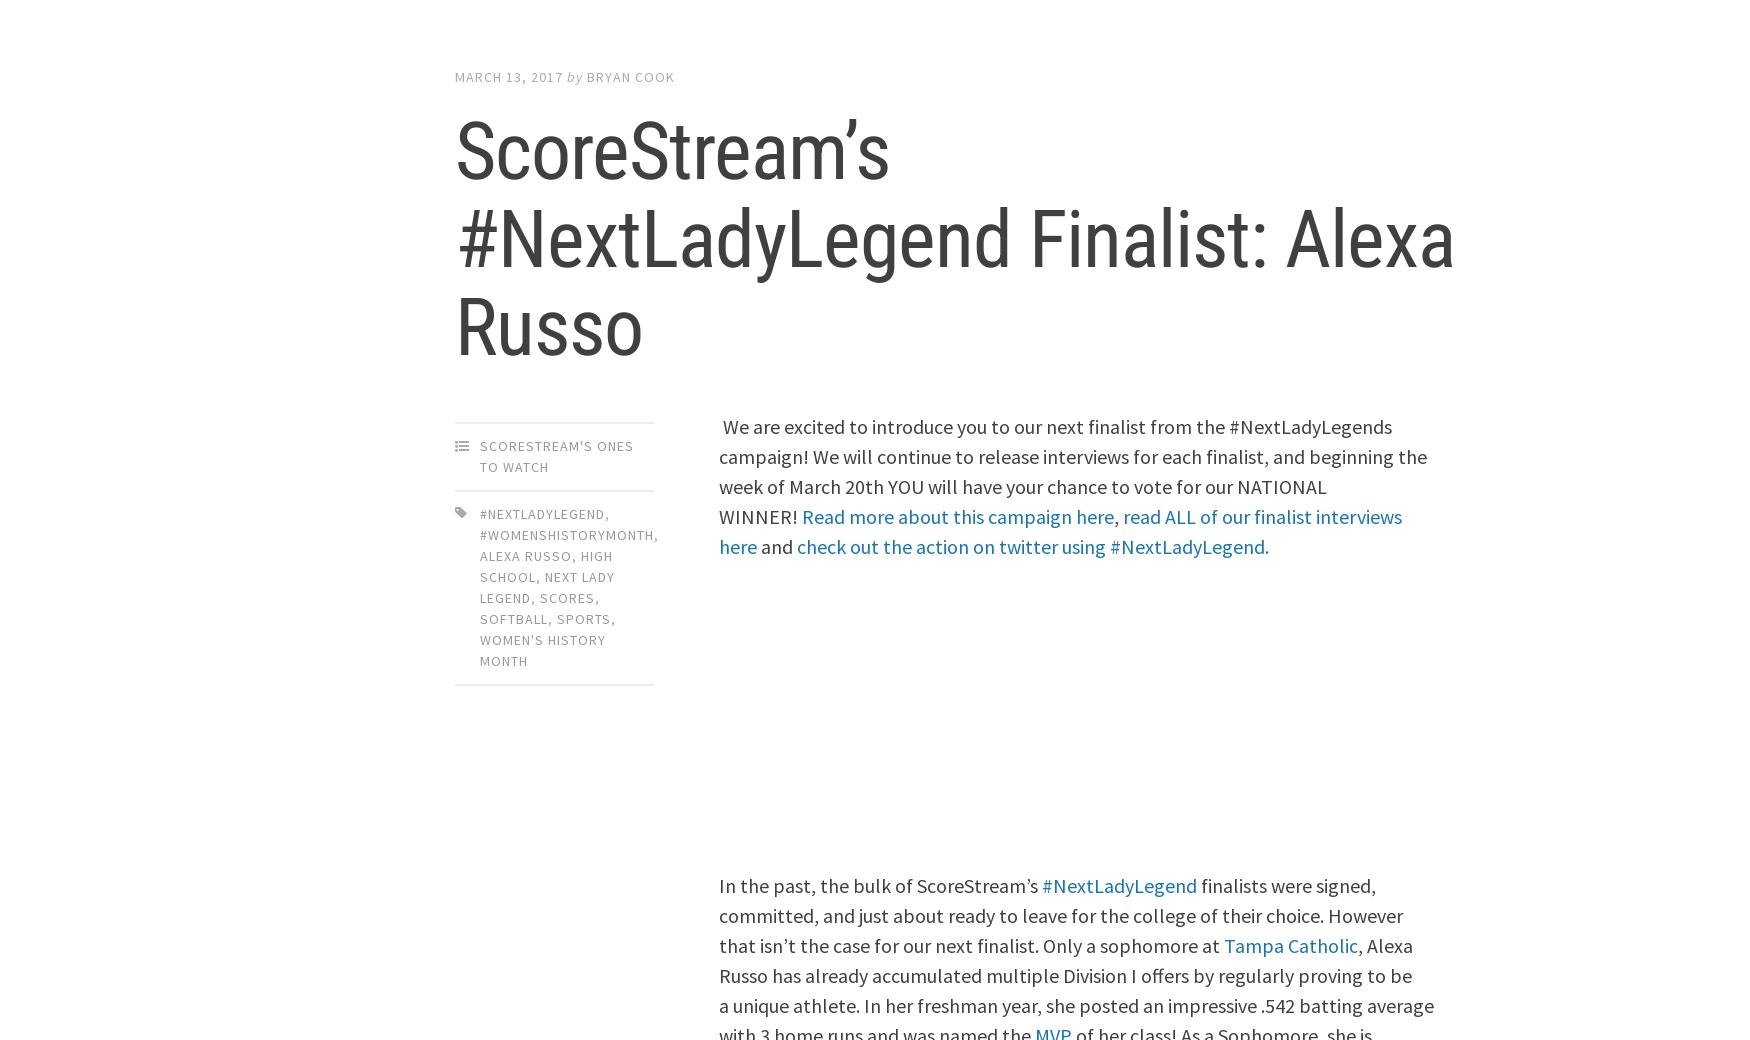 This screenshot has height=1040, width=1750. What do you see at coordinates (546, 585) in the screenshot?
I see `'Next Lady Legend'` at bounding box center [546, 585].